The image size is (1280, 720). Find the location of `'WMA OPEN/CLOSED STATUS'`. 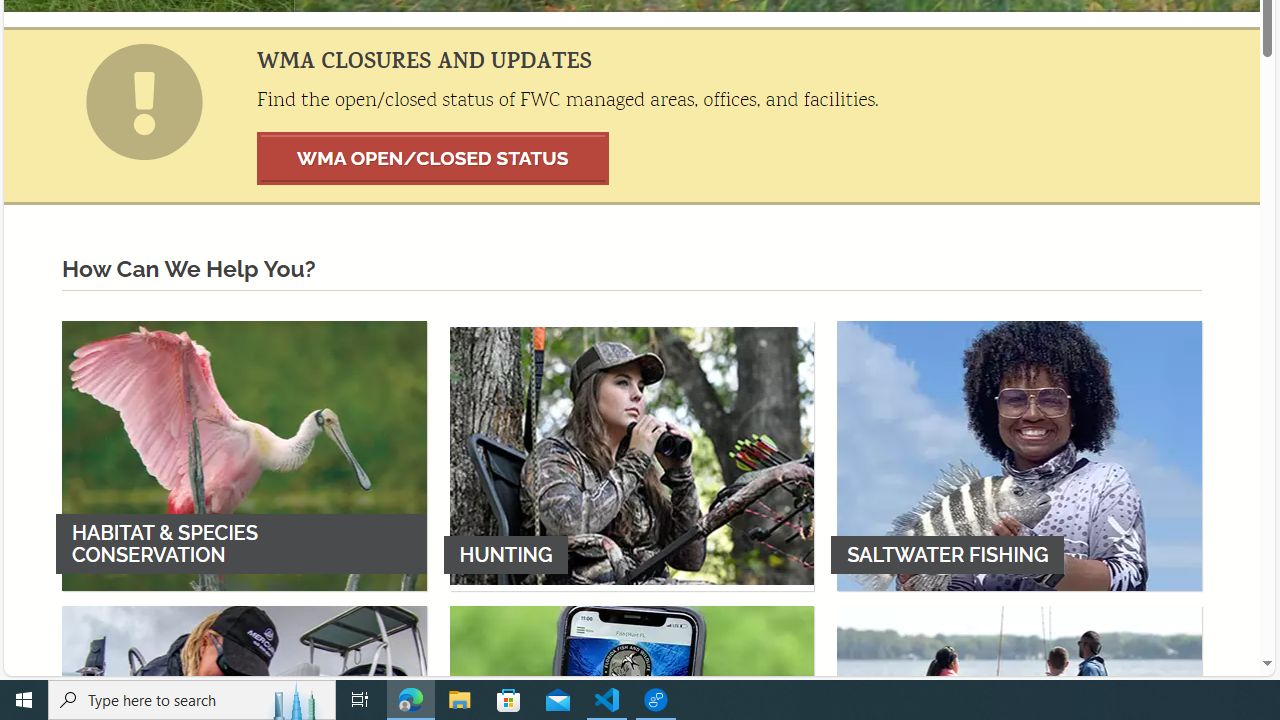

'WMA OPEN/CLOSED STATUS' is located at coordinates (432, 157).